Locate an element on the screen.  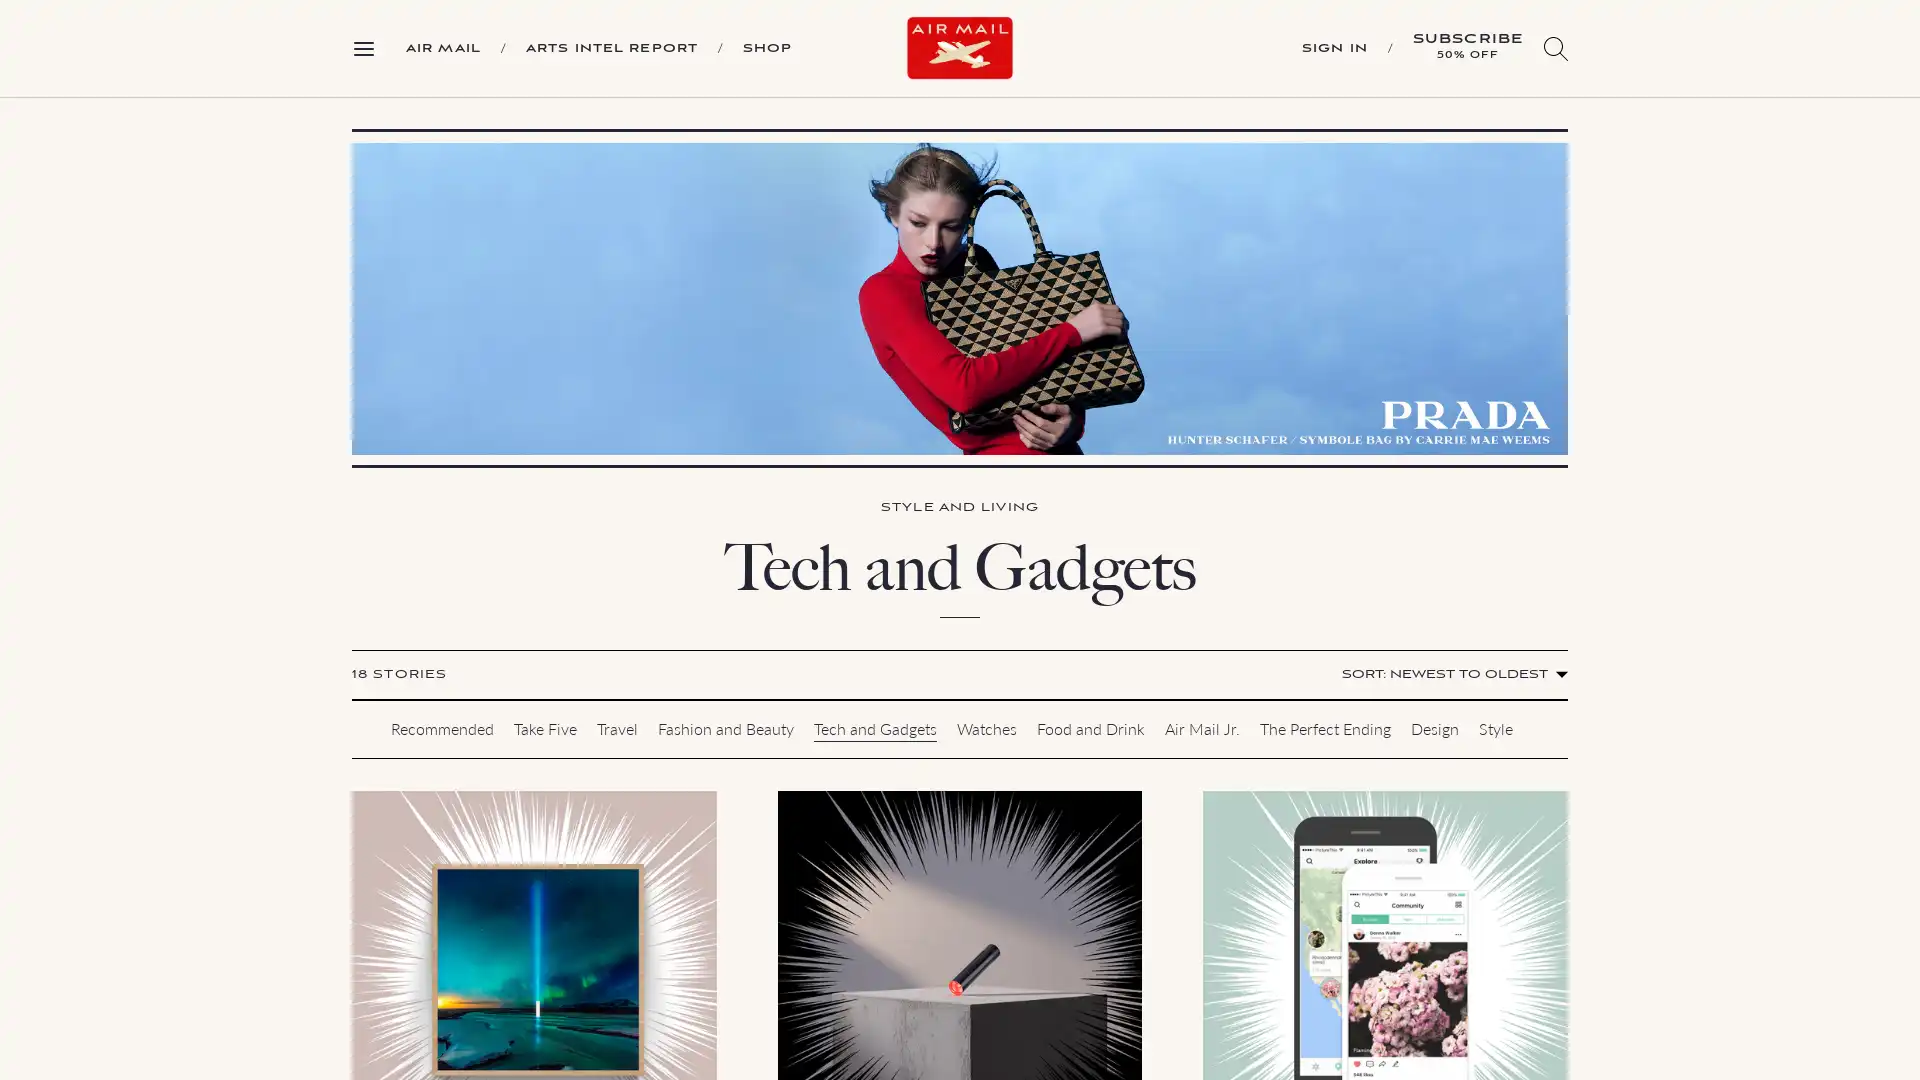
SORT: NEWEST TO OLDEST is located at coordinates (1451, 675).